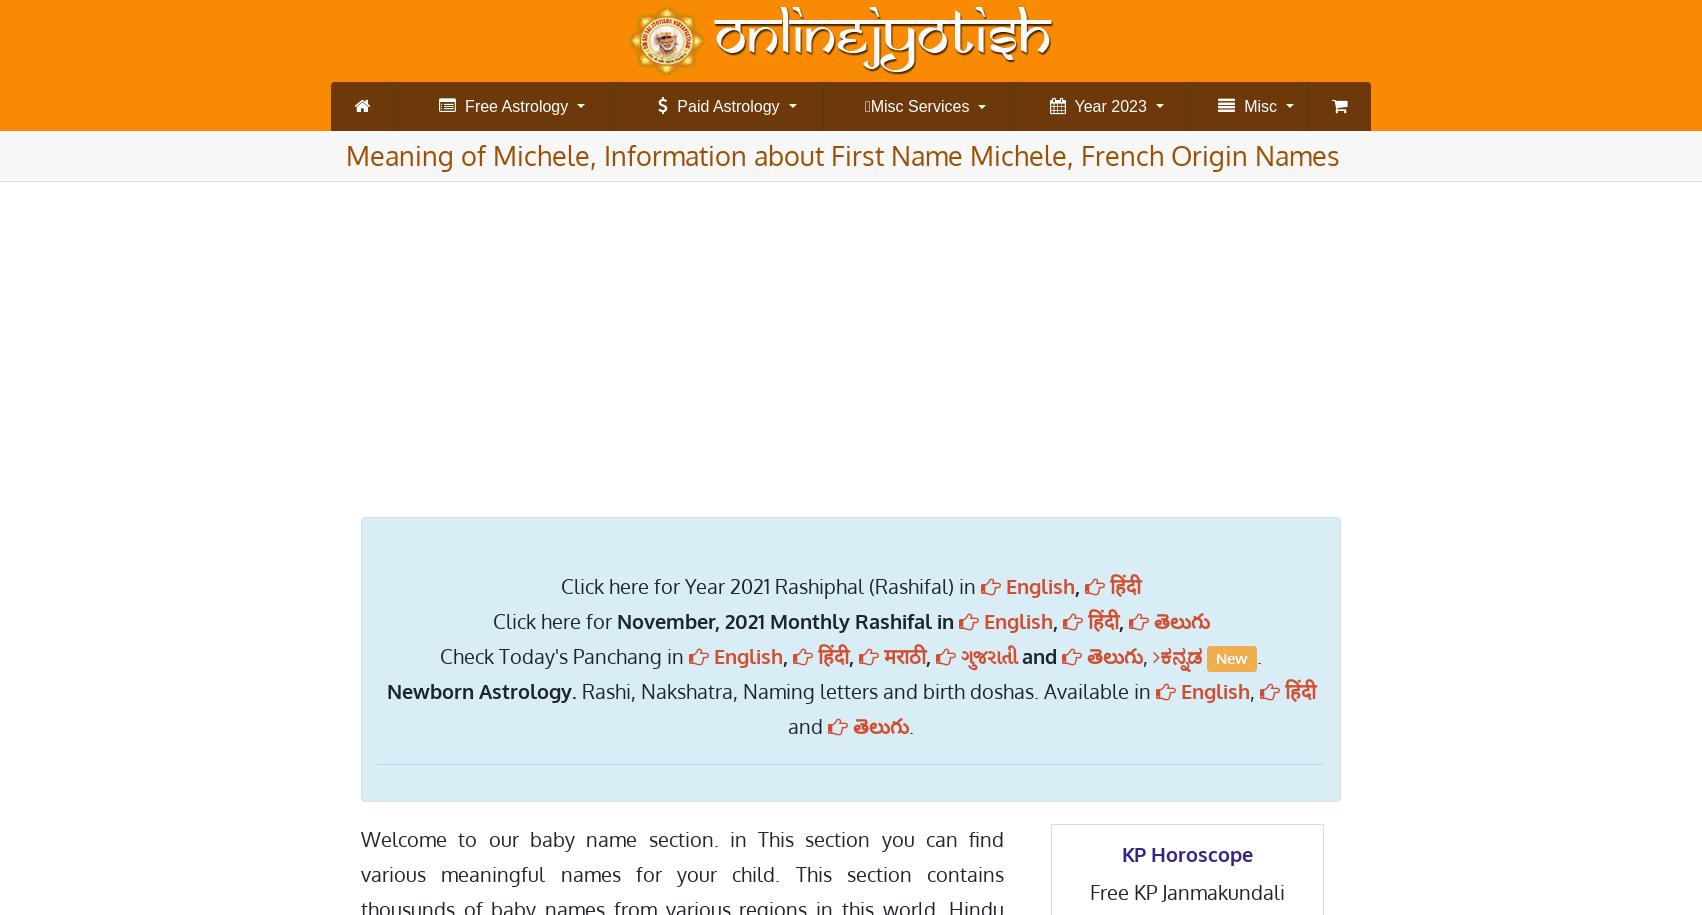 This screenshot has width=1702, height=915. I want to click on 'સ્ટાર મેચિંગ (Star Match)', so click(1222, 240).